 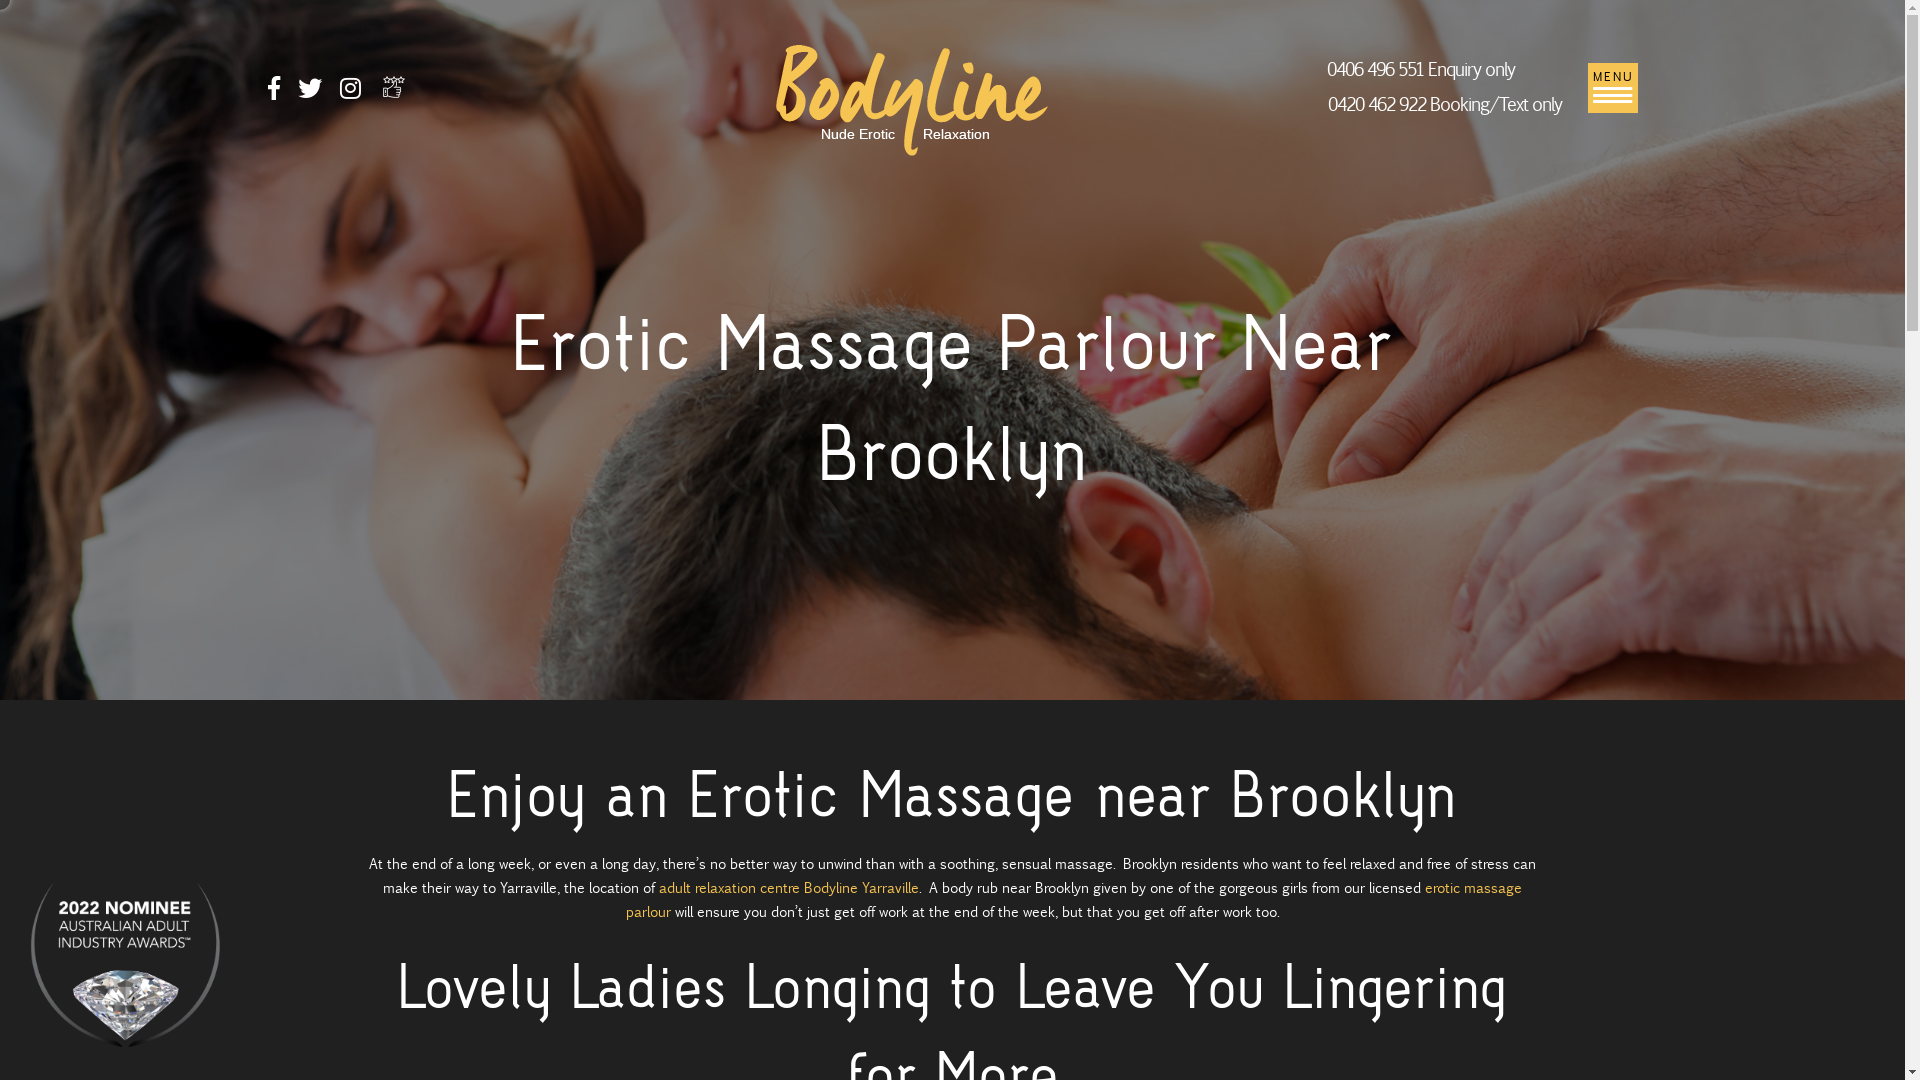 What do you see at coordinates (624, 898) in the screenshot?
I see `'erotic massage parlour'` at bounding box center [624, 898].